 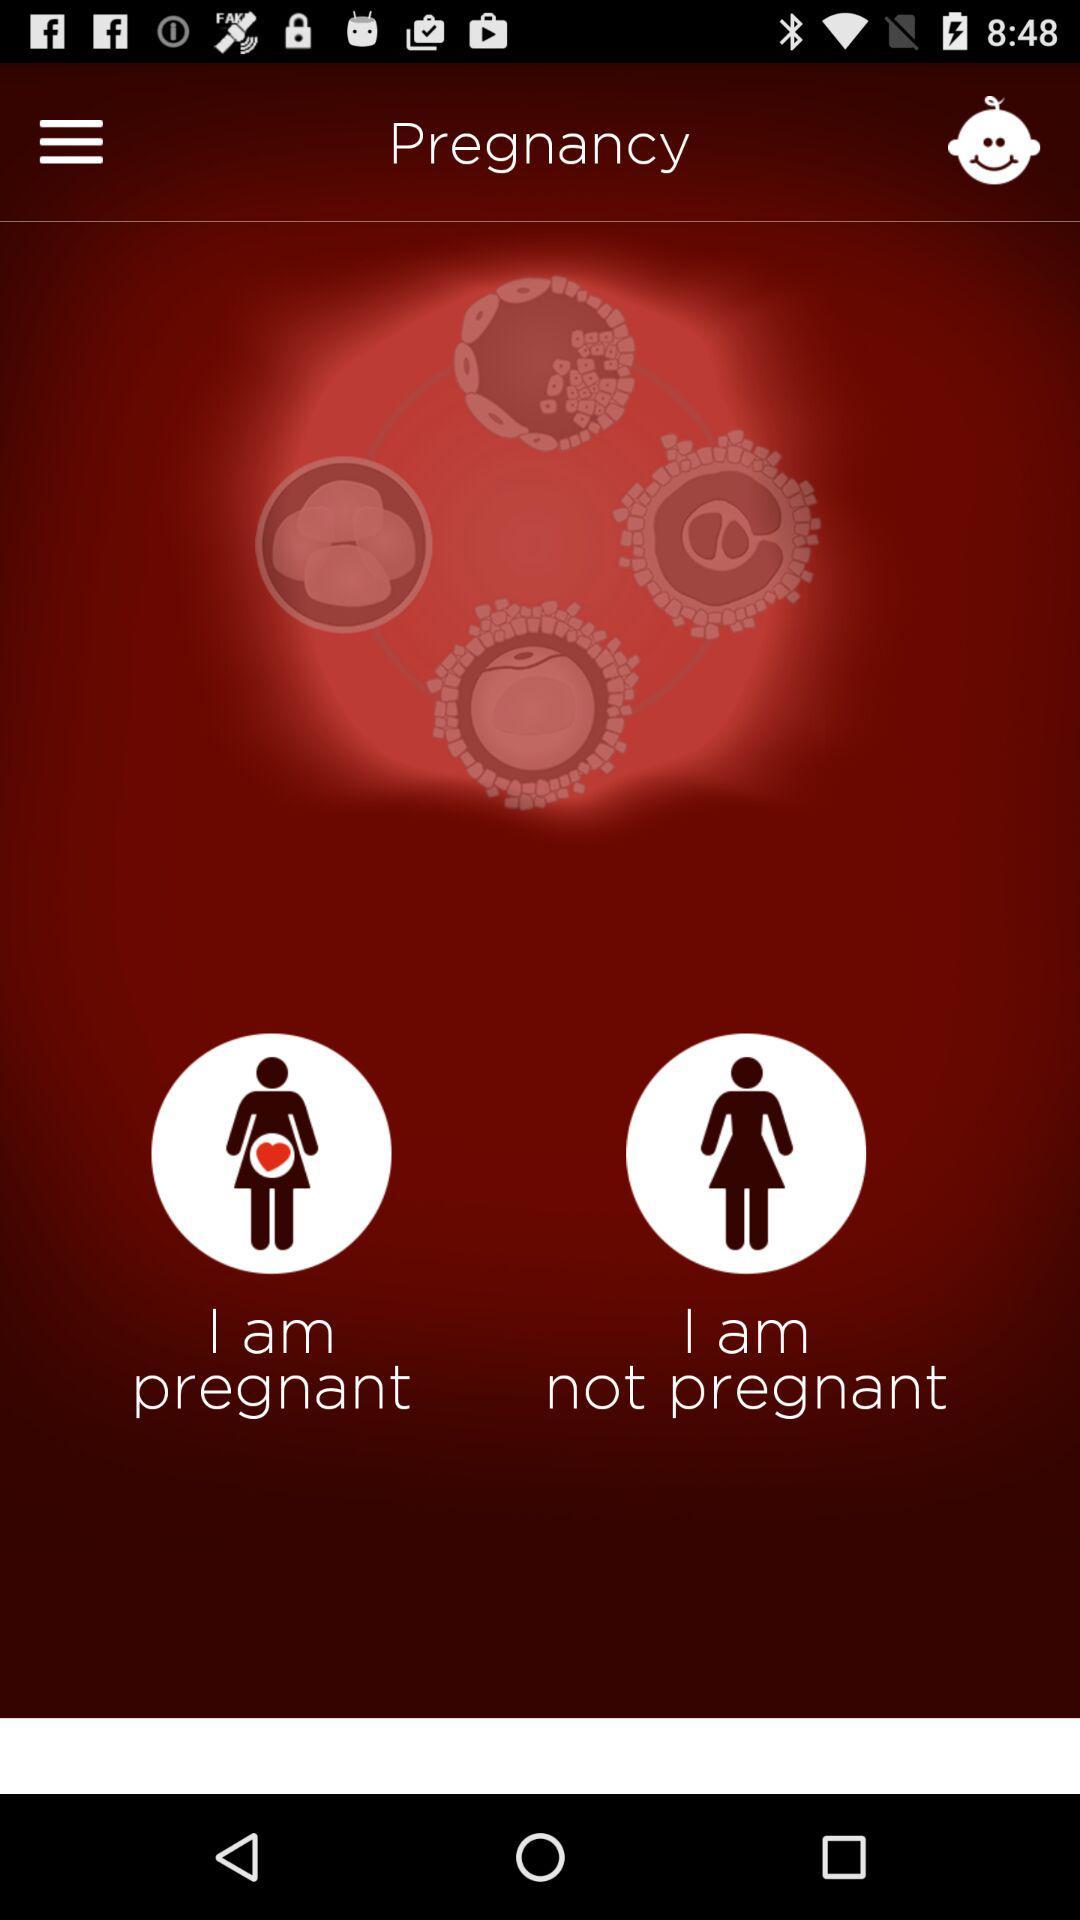 I want to click on dropdown menu, so click(x=70, y=140).